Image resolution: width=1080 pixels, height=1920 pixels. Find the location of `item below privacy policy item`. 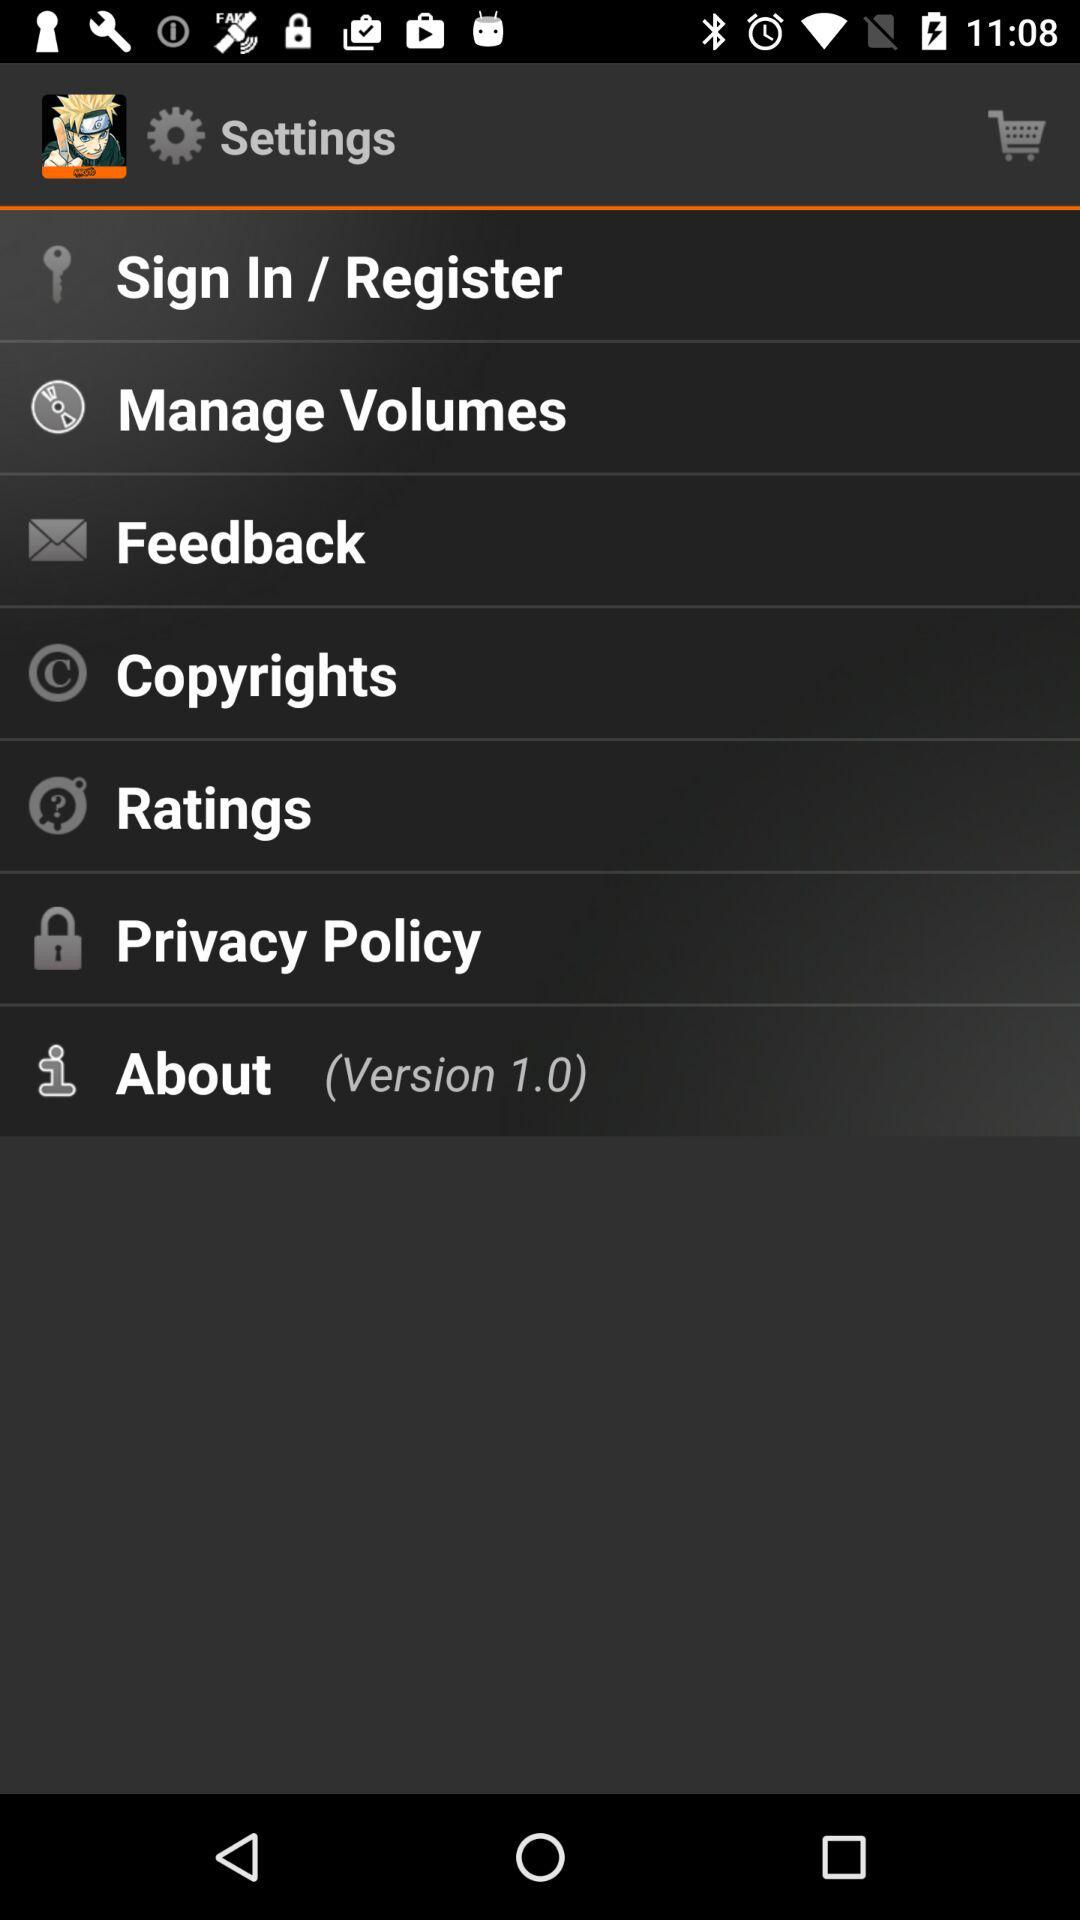

item below privacy policy item is located at coordinates (434, 1070).